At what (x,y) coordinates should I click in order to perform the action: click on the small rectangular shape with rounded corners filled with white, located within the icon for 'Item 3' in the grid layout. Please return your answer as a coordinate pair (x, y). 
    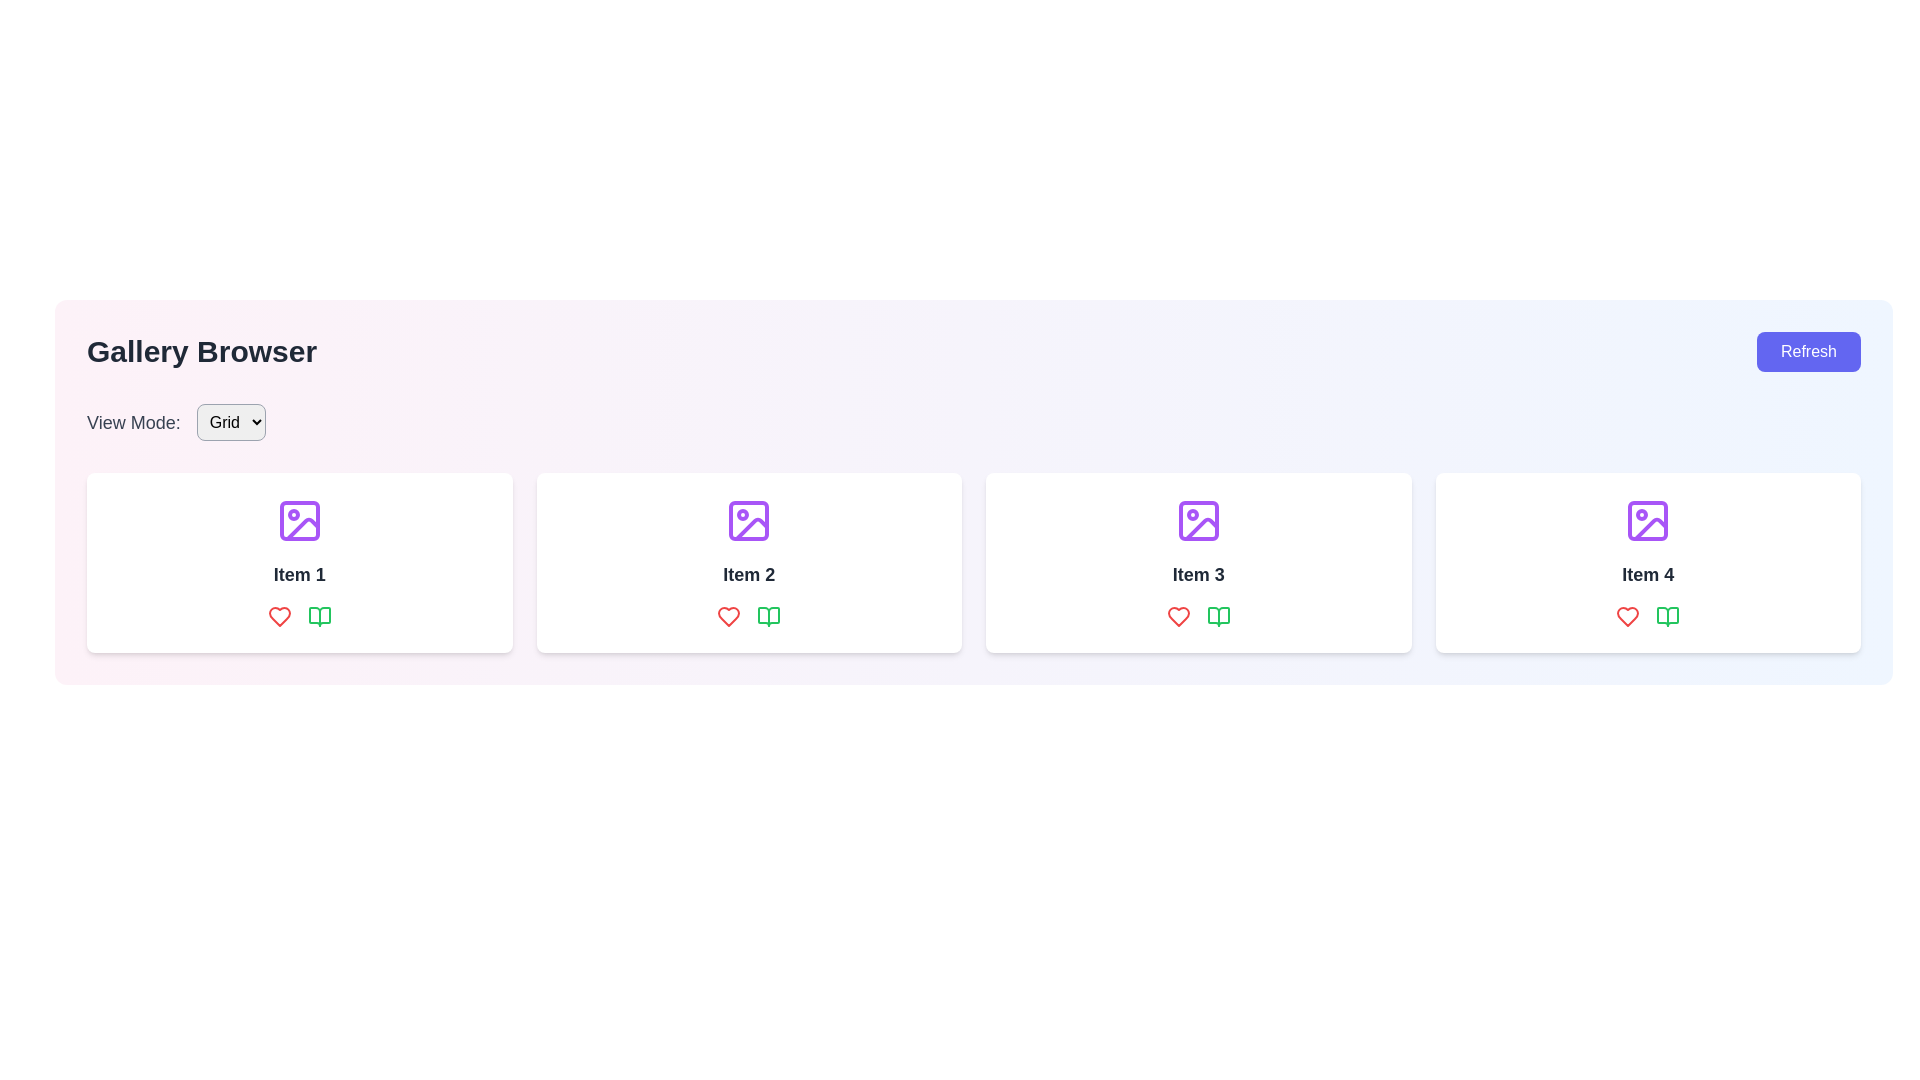
    Looking at the image, I should click on (1198, 519).